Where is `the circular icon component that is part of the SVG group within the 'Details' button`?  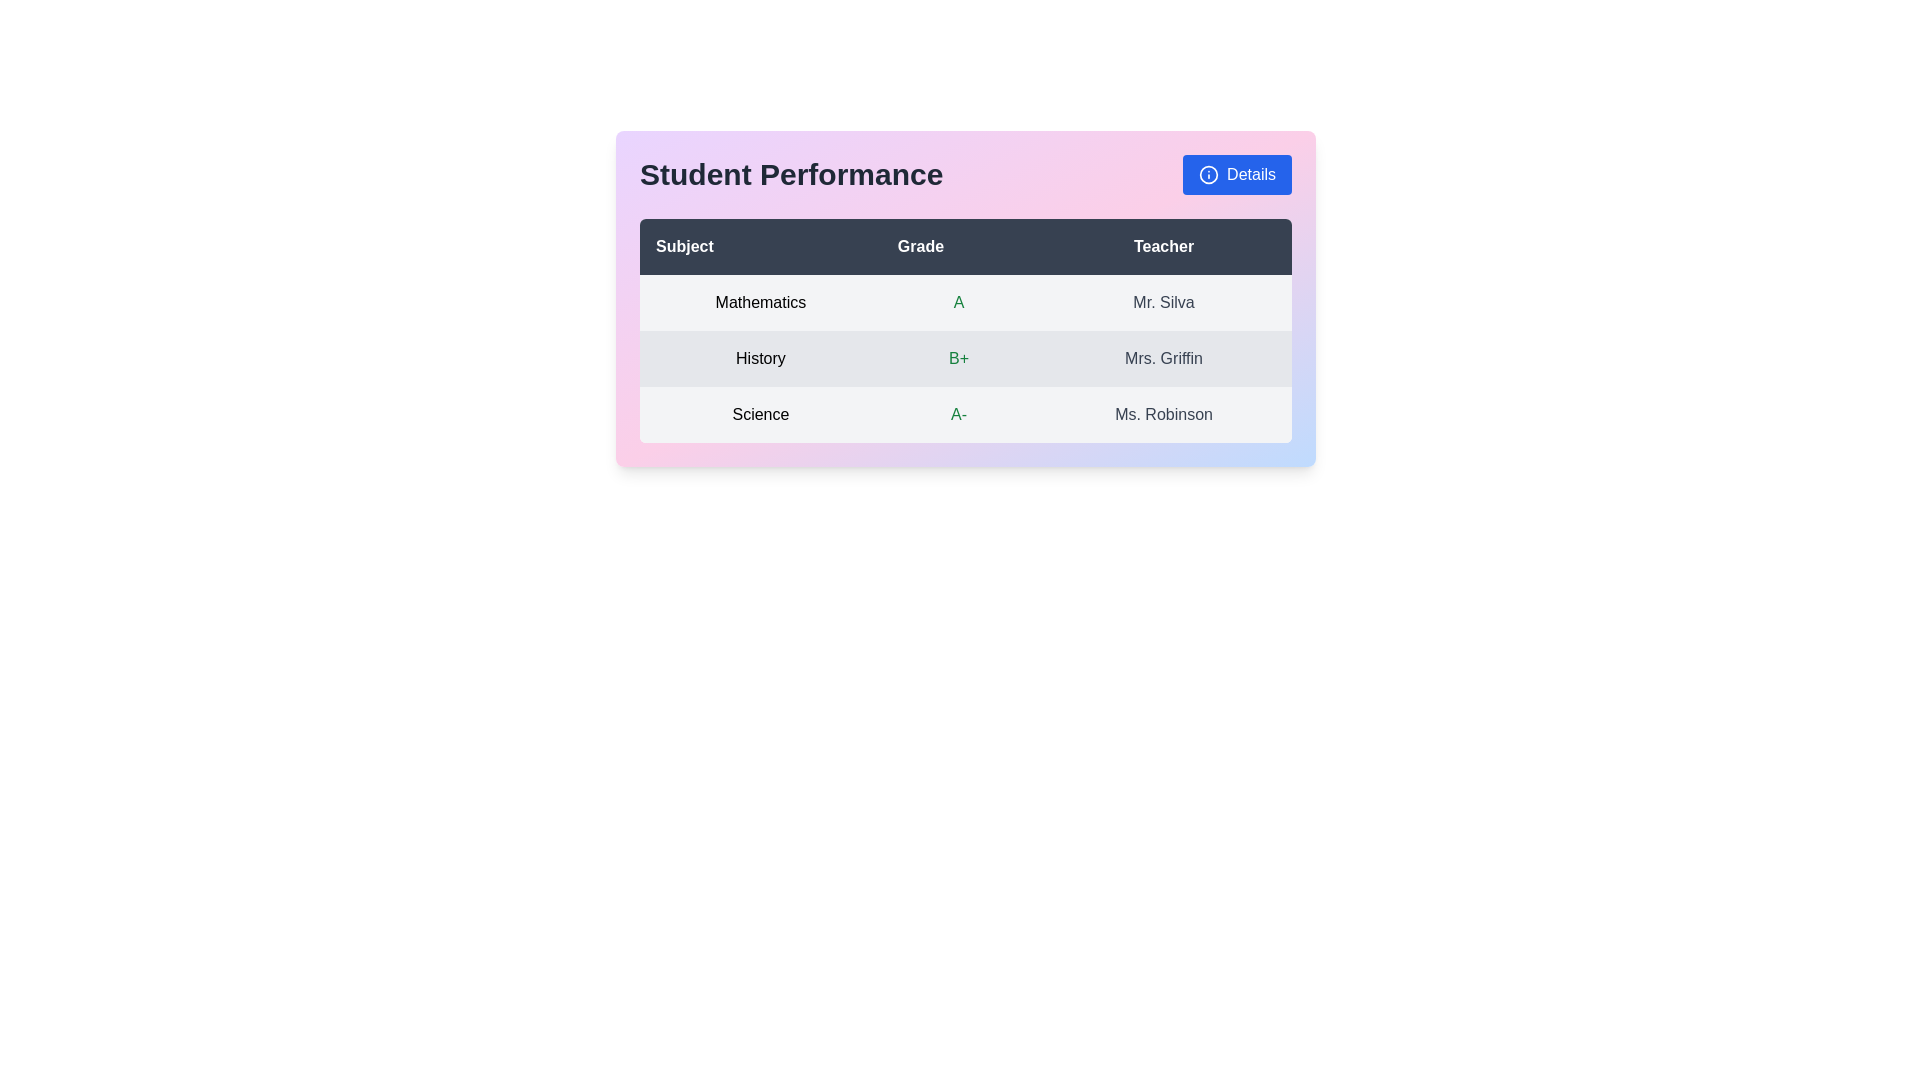 the circular icon component that is part of the SVG group within the 'Details' button is located at coordinates (1208, 173).